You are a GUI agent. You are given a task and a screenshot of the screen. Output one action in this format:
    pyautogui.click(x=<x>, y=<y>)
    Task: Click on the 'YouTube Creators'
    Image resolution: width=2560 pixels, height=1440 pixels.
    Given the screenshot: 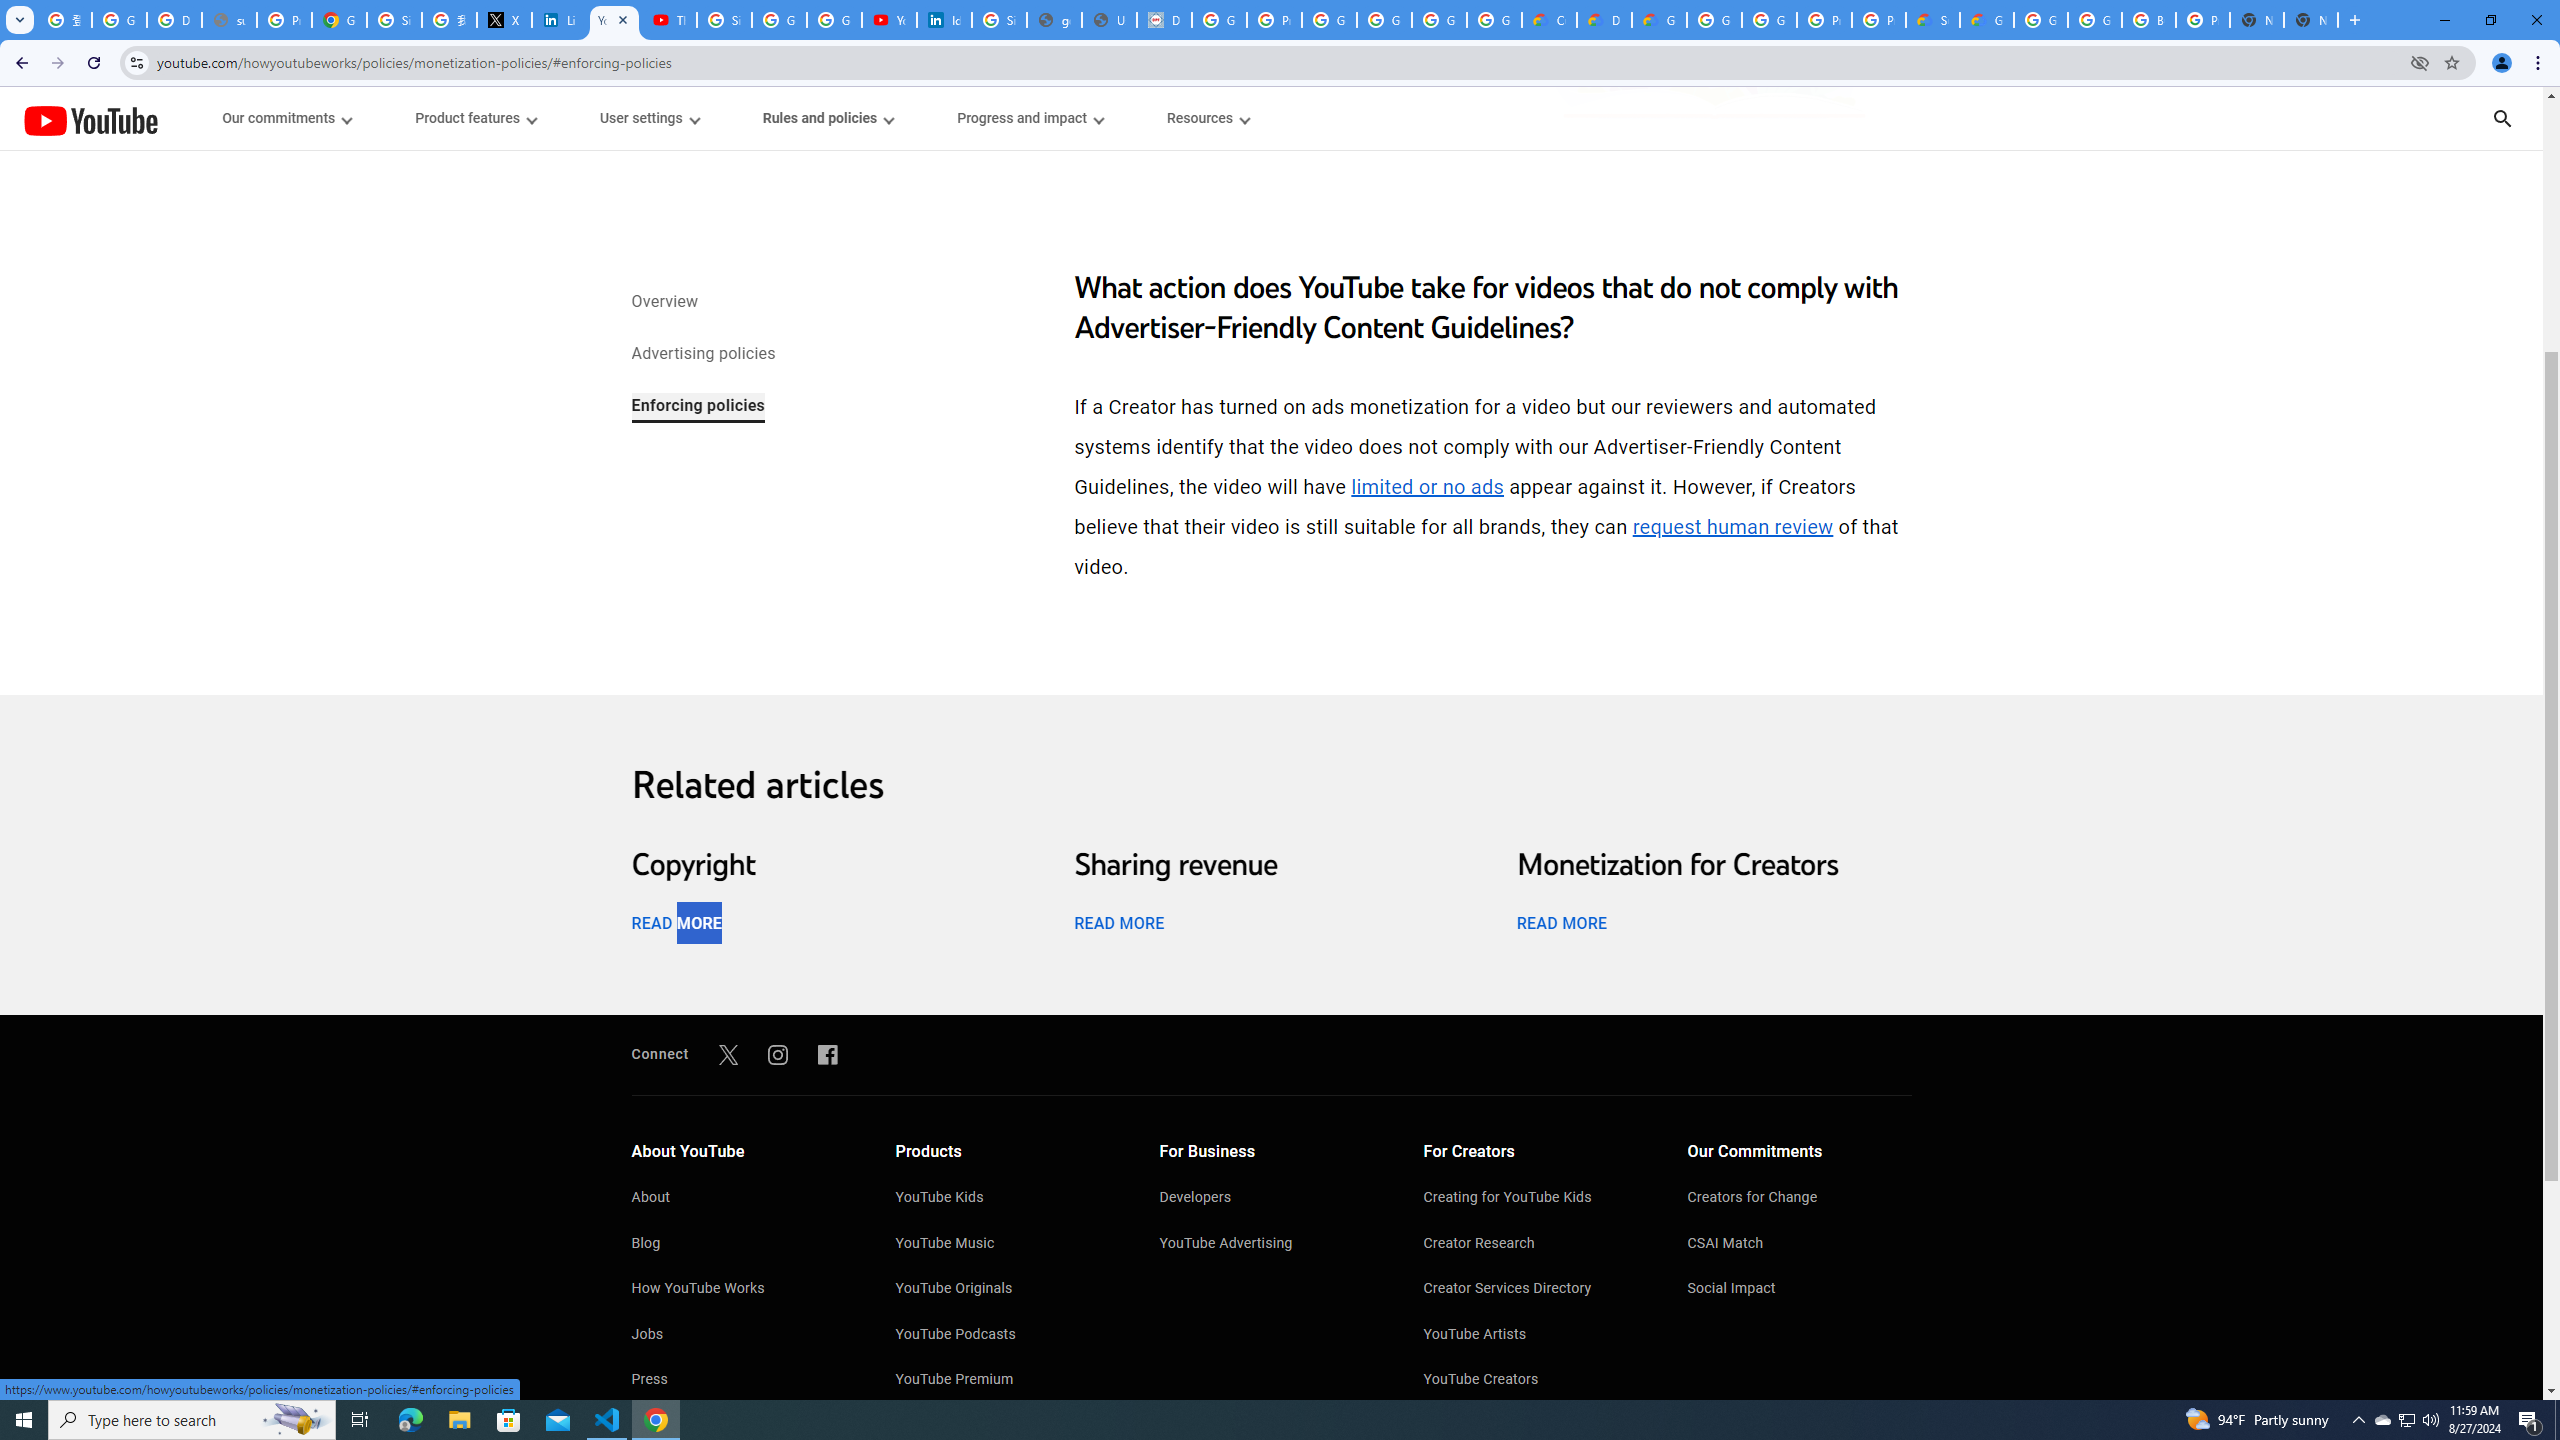 What is the action you would take?
    pyautogui.click(x=1536, y=1380)
    